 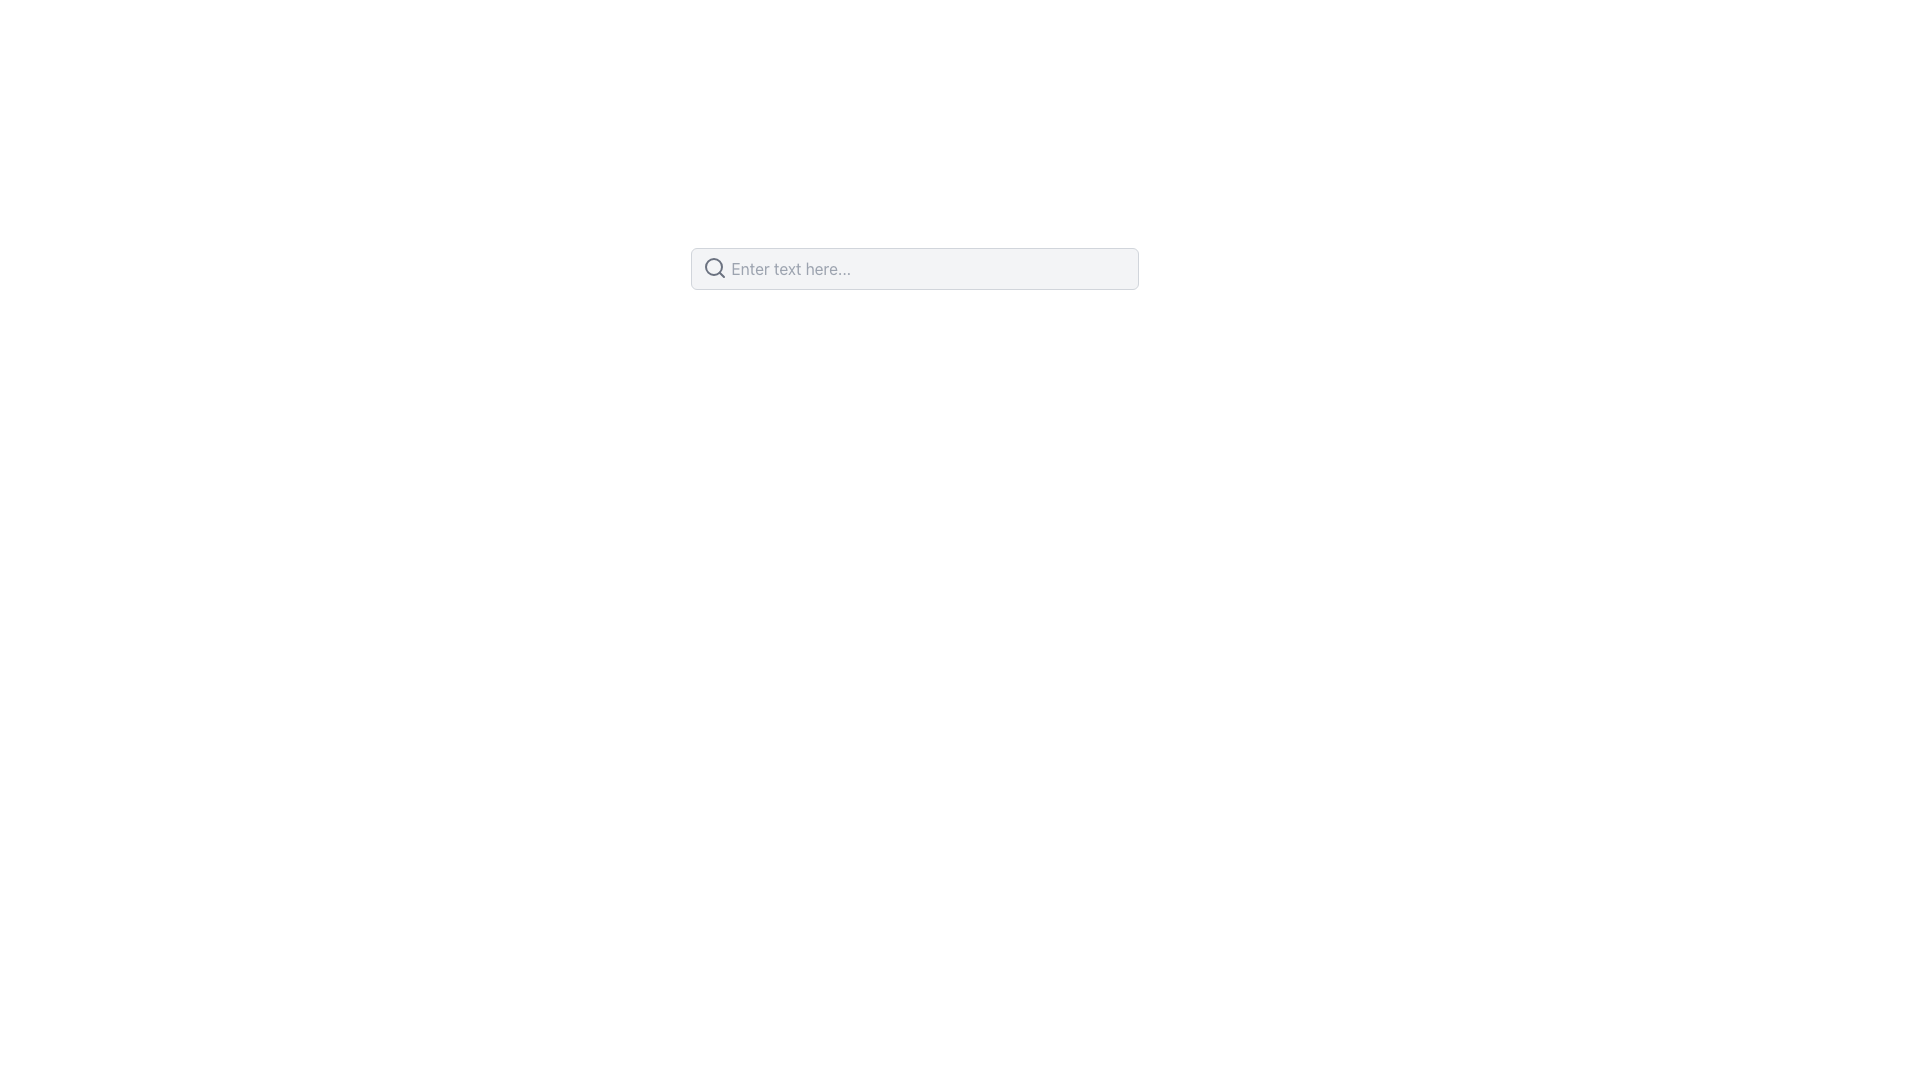 What do you see at coordinates (714, 266) in the screenshot?
I see `the search icon represented by a magnifying glass, which is located at the far left inside a text input field` at bounding box center [714, 266].